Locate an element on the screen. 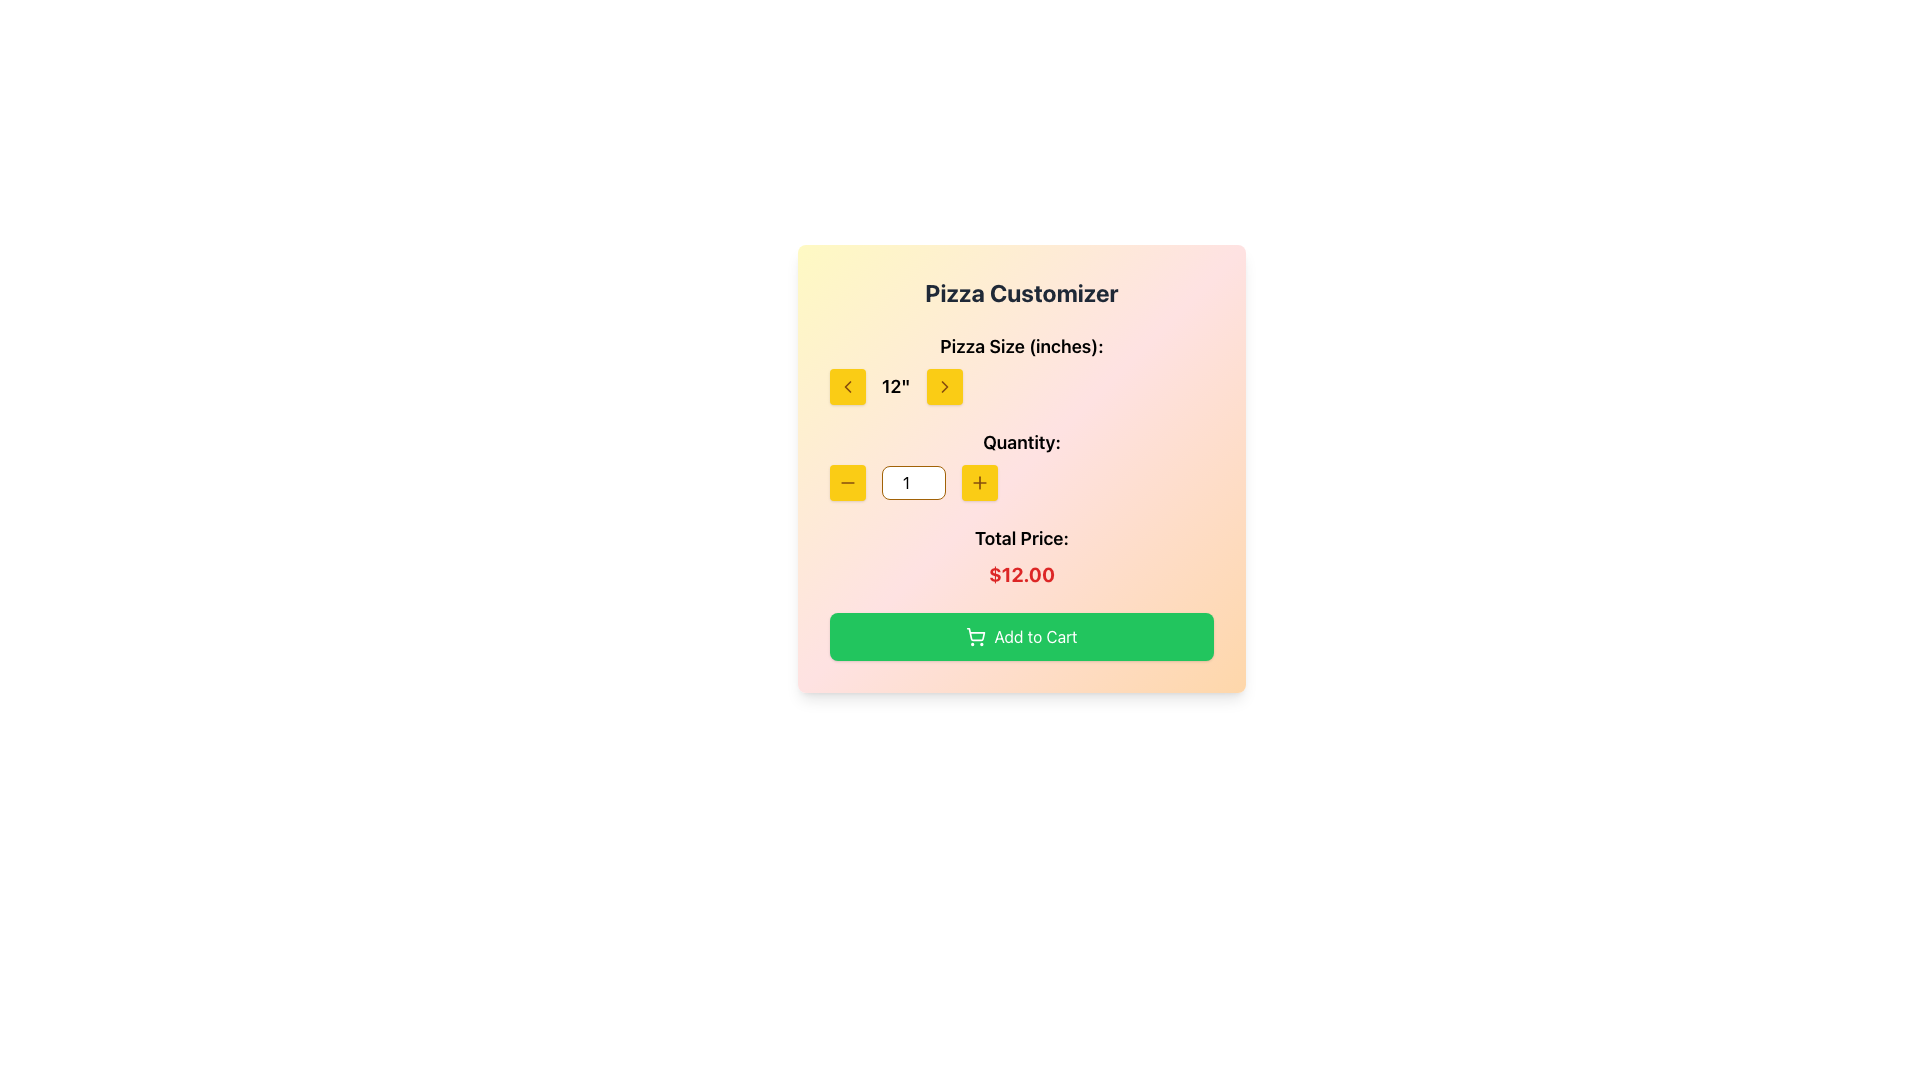 Image resolution: width=1920 pixels, height=1080 pixels. the fourth button in the horizontal arrangement that increments the quantity displayed in the preceding input box is located at coordinates (979, 482).